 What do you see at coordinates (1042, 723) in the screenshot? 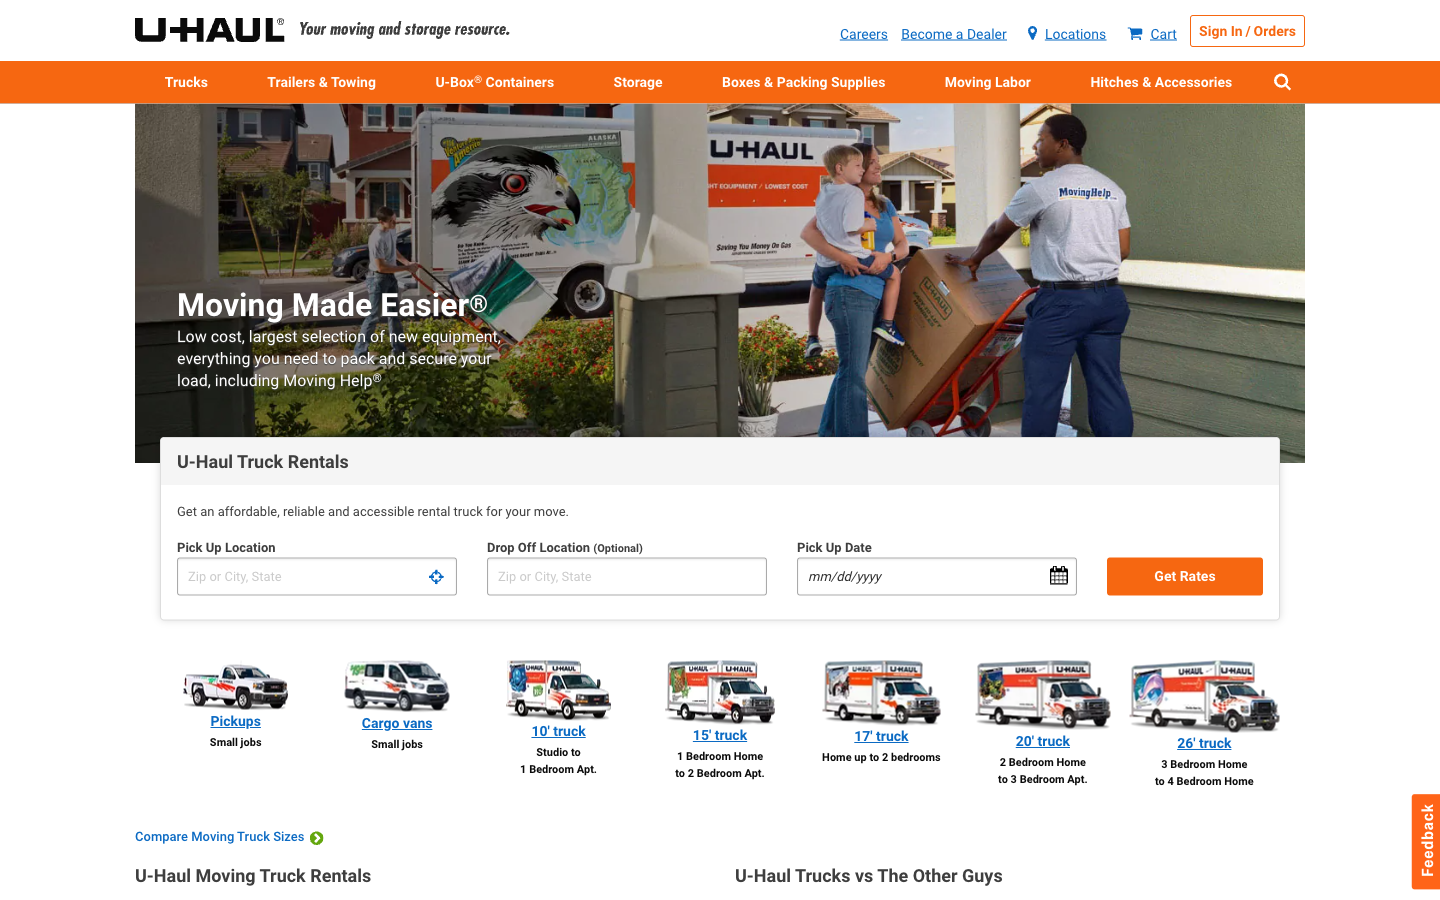
I see `Secure a 20-foot vehicle for a 3-BR apartment move` at bounding box center [1042, 723].